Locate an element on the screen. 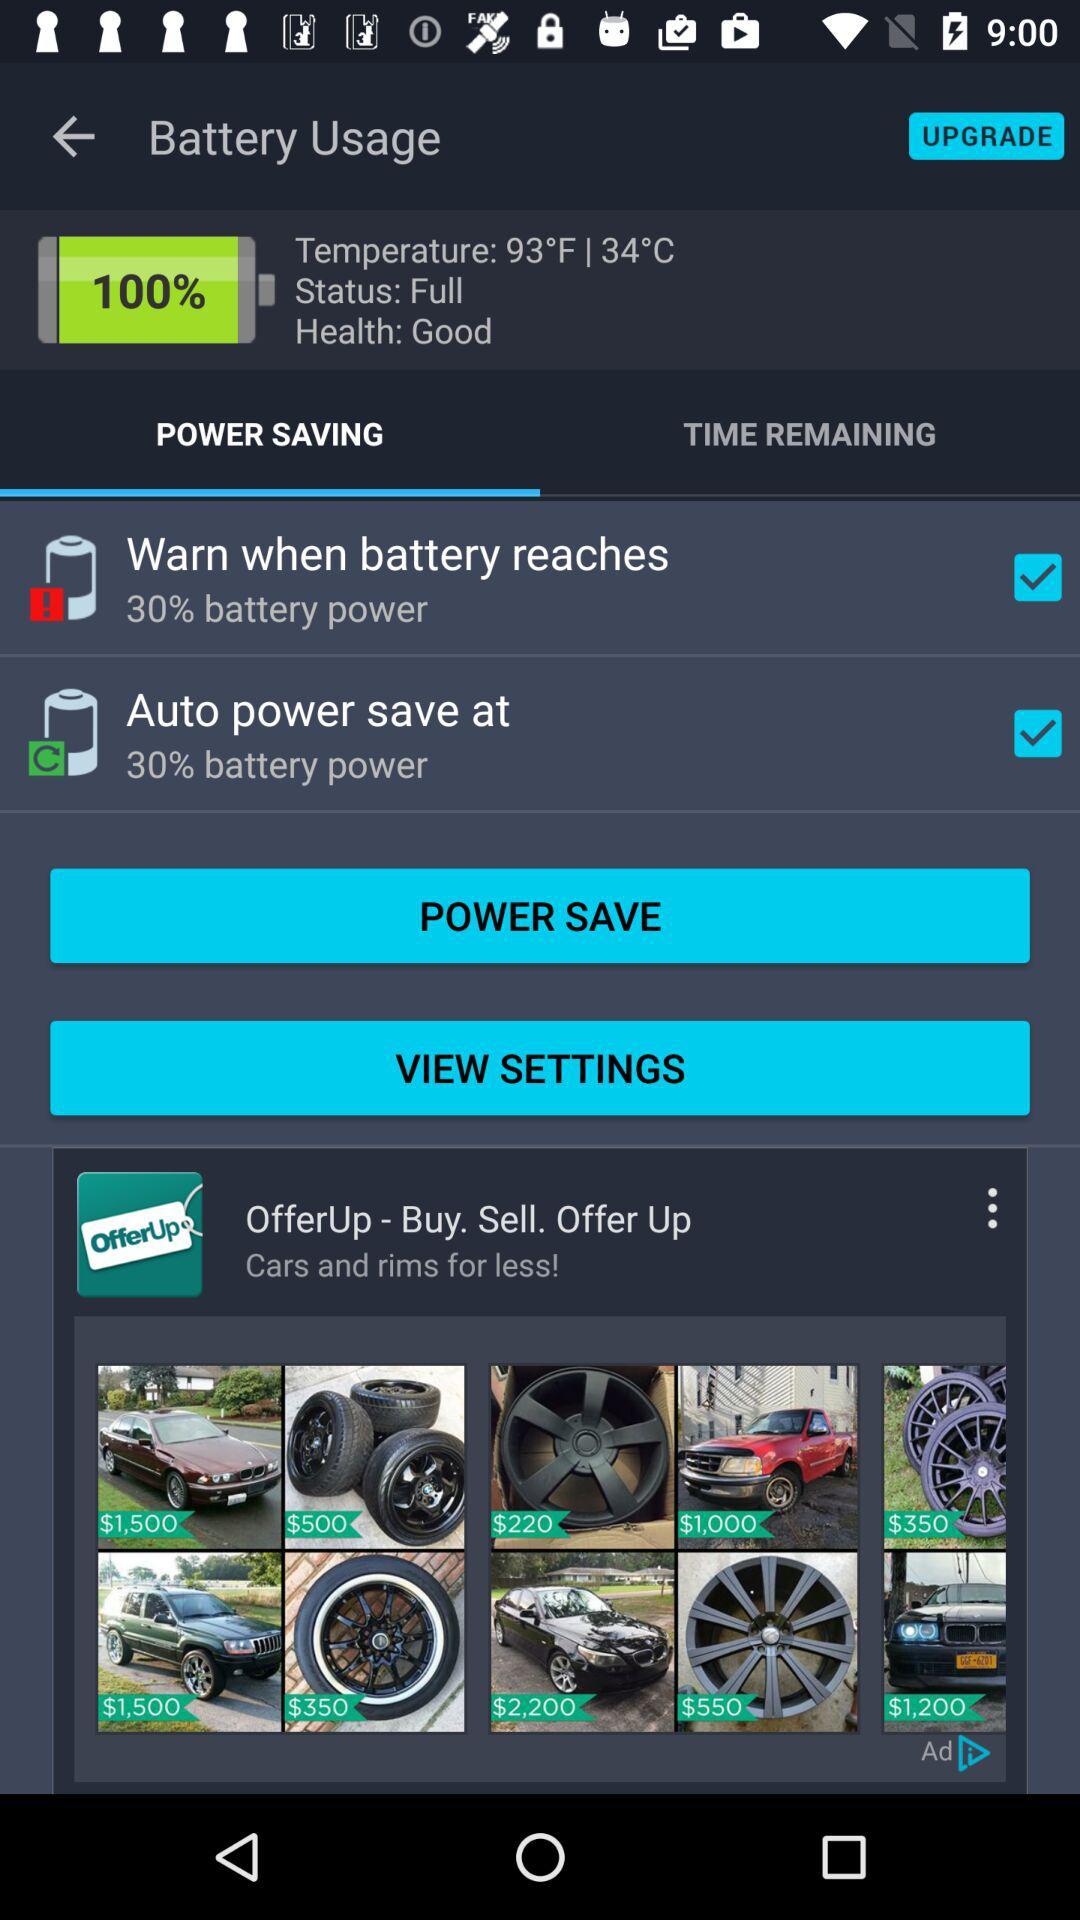 This screenshot has height=1920, width=1080. the vehicle wheels is located at coordinates (281, 1547).